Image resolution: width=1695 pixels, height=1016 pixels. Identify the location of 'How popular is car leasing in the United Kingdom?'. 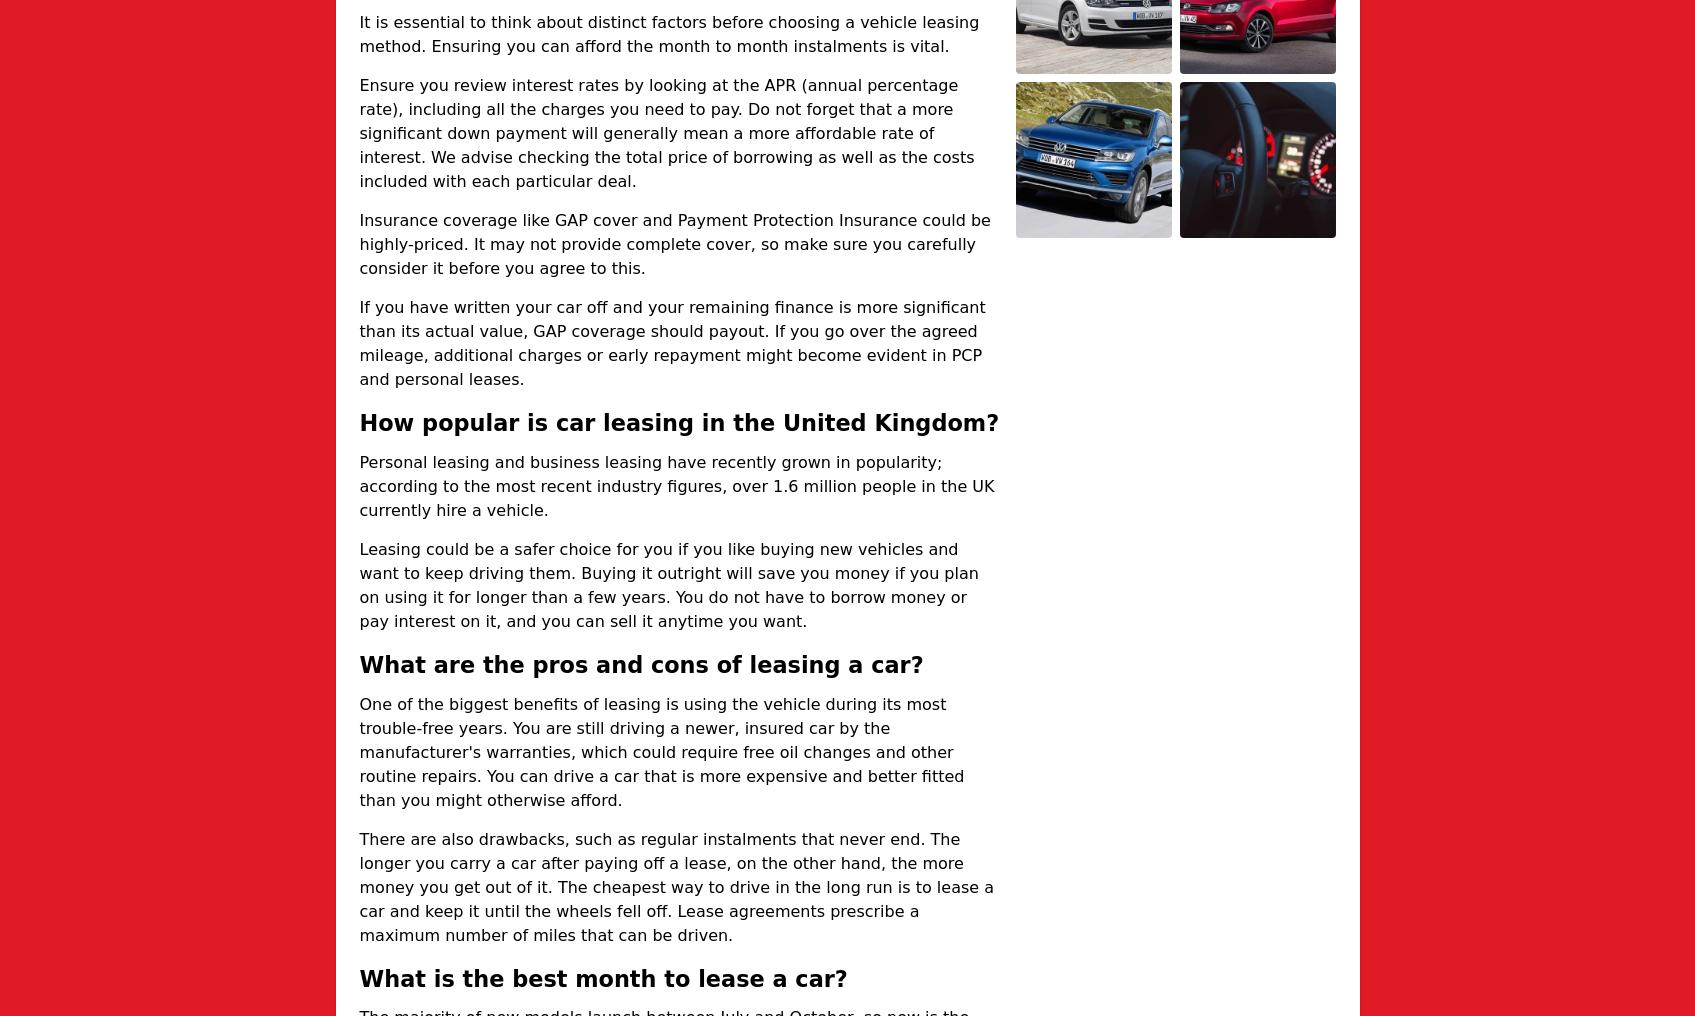
(679, 421).